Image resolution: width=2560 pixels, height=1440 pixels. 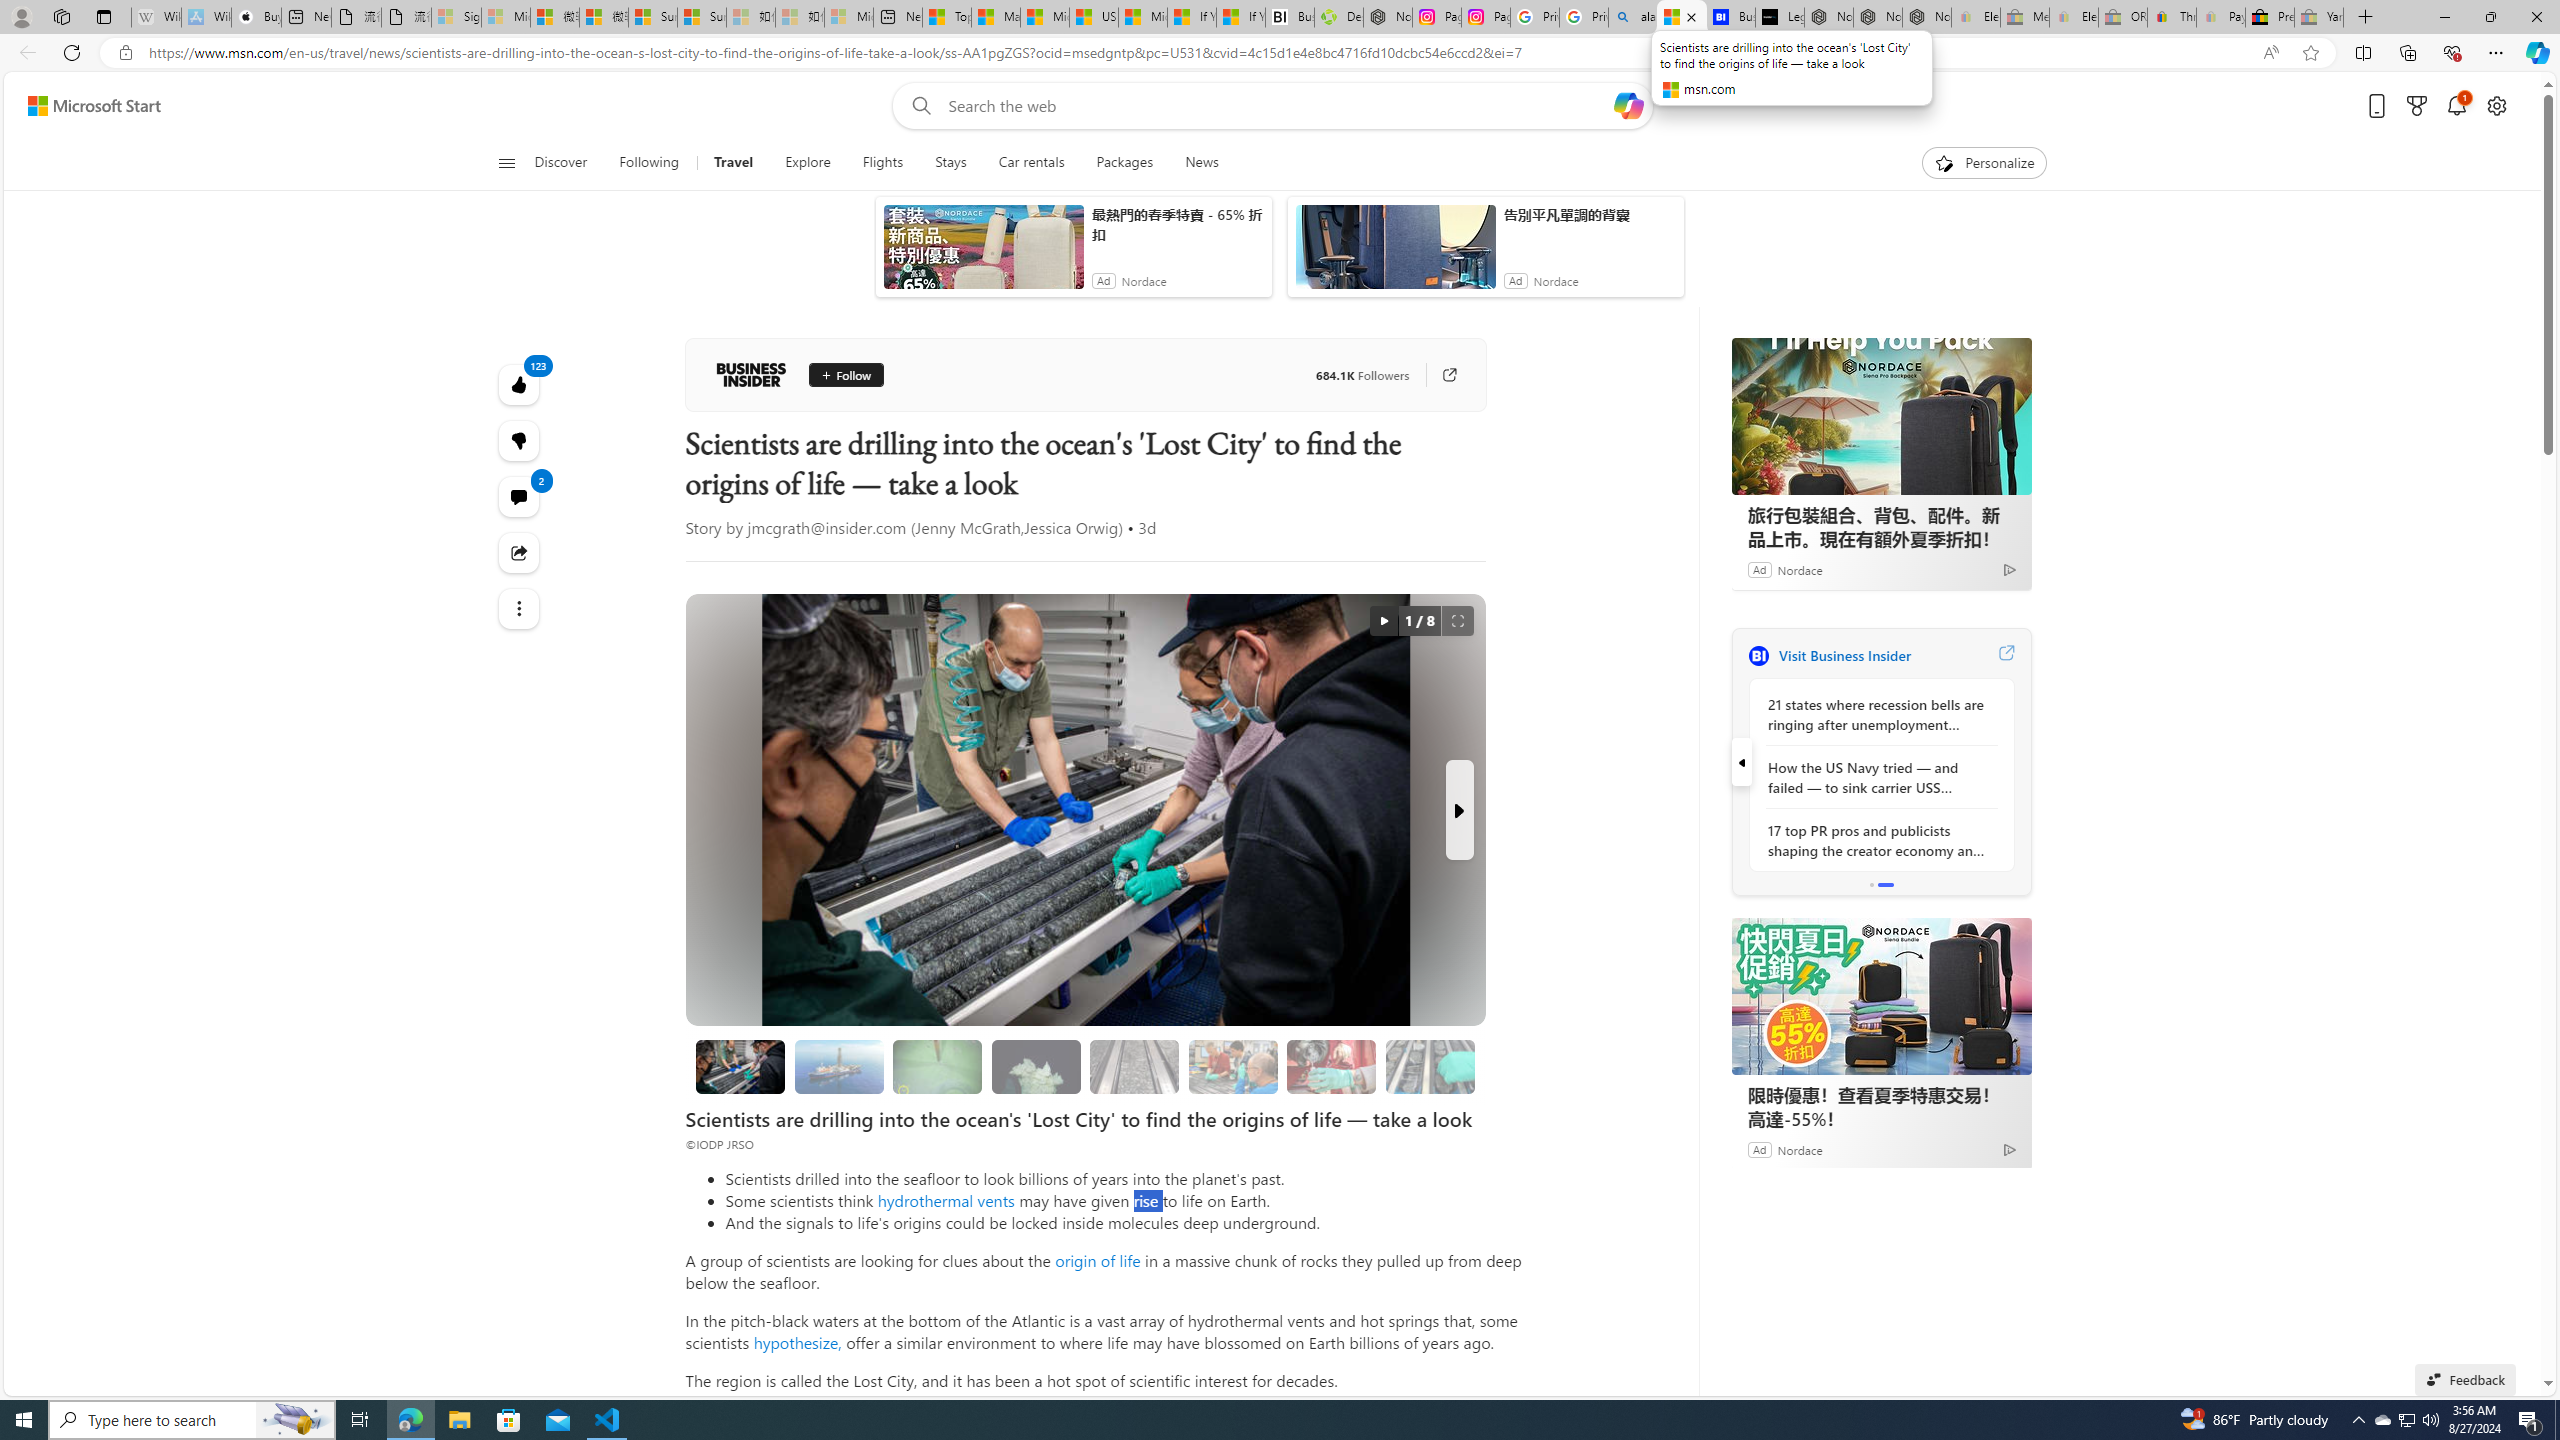 What do you see at coordinates (807, 162) in the screenshot?
I see `'Explore'` at bounding box center [807, 162].